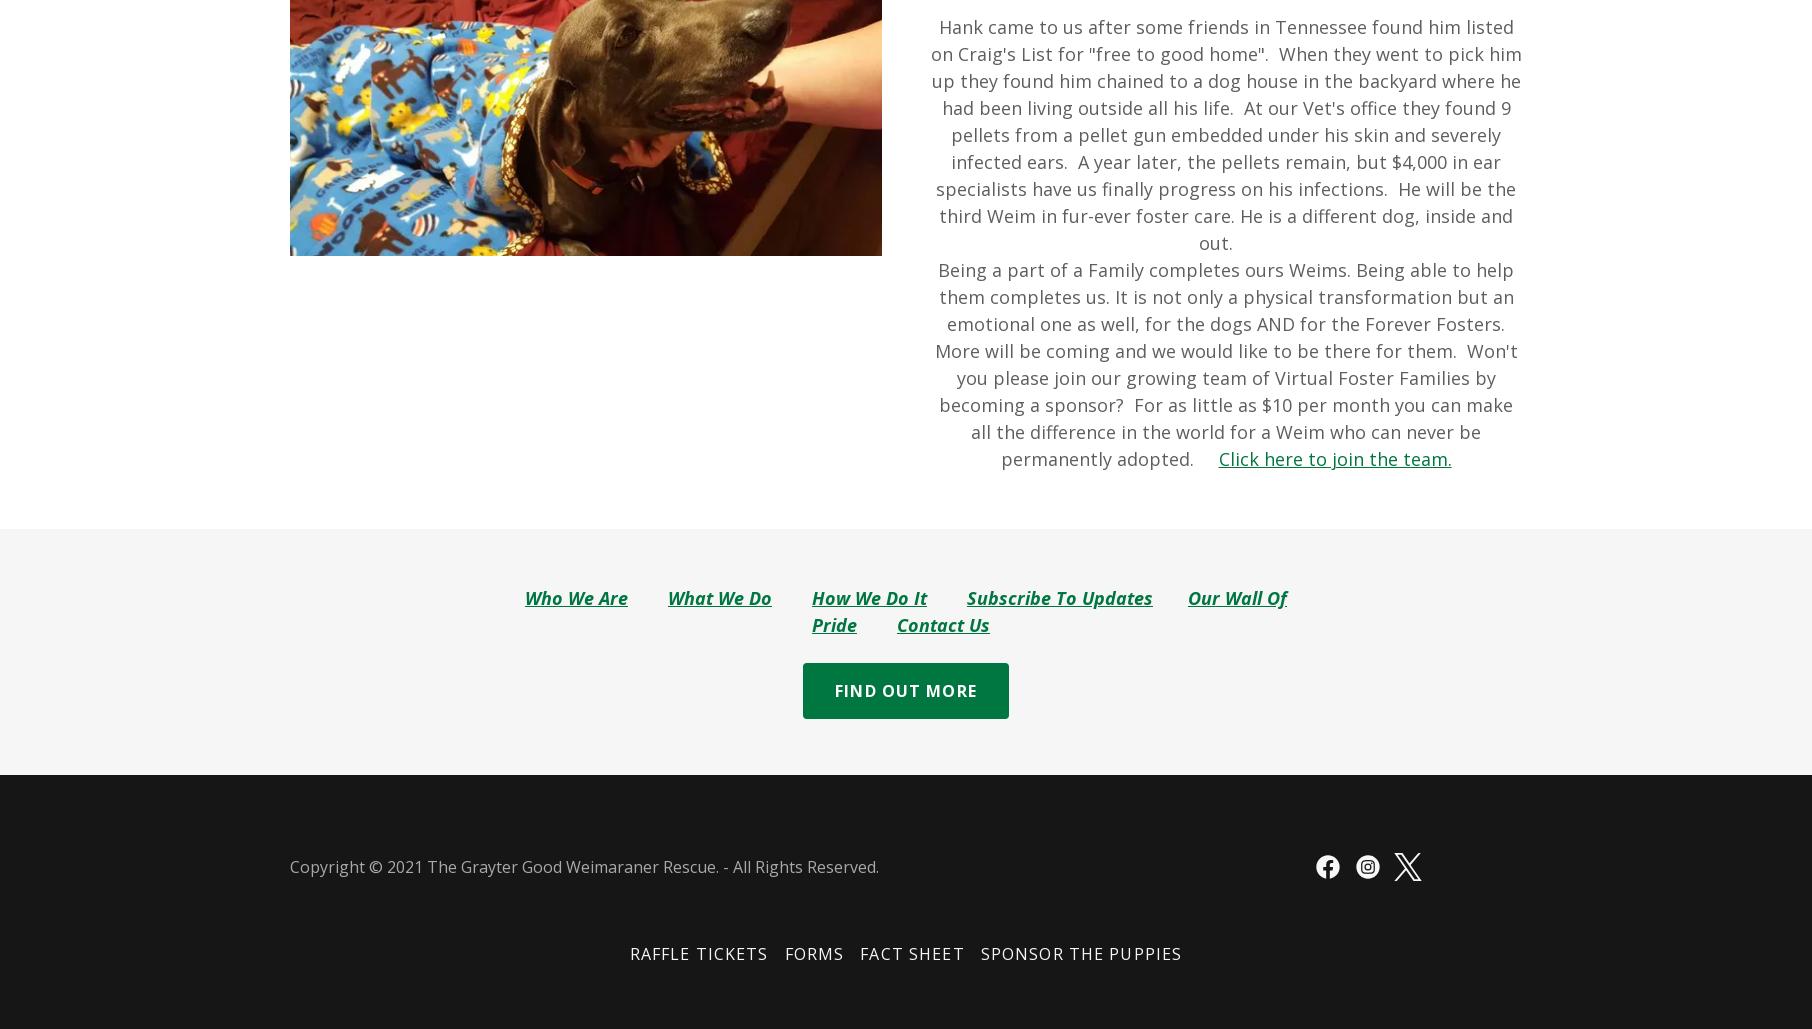 The height and width of the screenshot is (1029, 1812). What do you see at coordinates (698, 953) in the screenshot?
I see `'Raffle Tickets'` at bounding box center [698, 953].